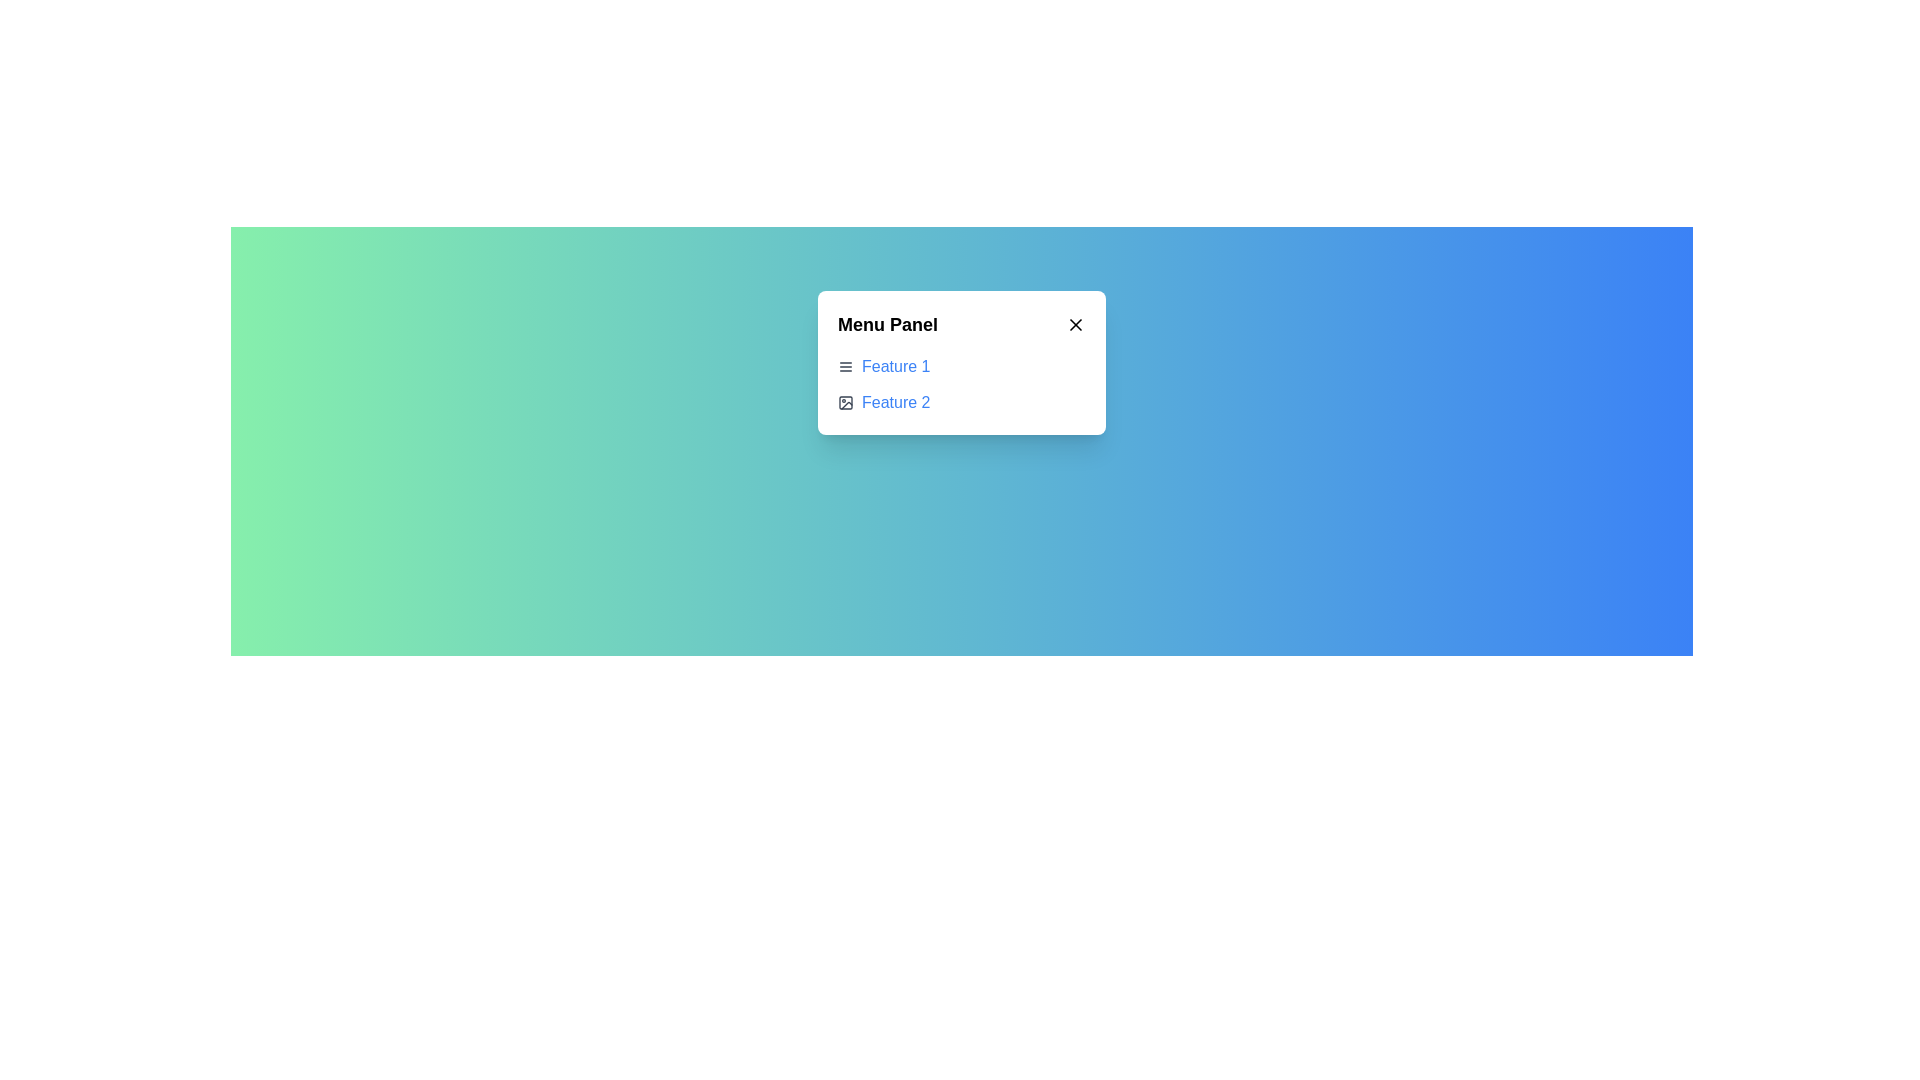 Image resolution: width=1920 pixels, height=1080 pixels. What do you see at coordinates (961, 362) in the screenshot?
I see `the 'Menu Panel' element to interact with its features, which include 'Feature 1' and 'Feature 2.'` at bounding box center [961, 362].